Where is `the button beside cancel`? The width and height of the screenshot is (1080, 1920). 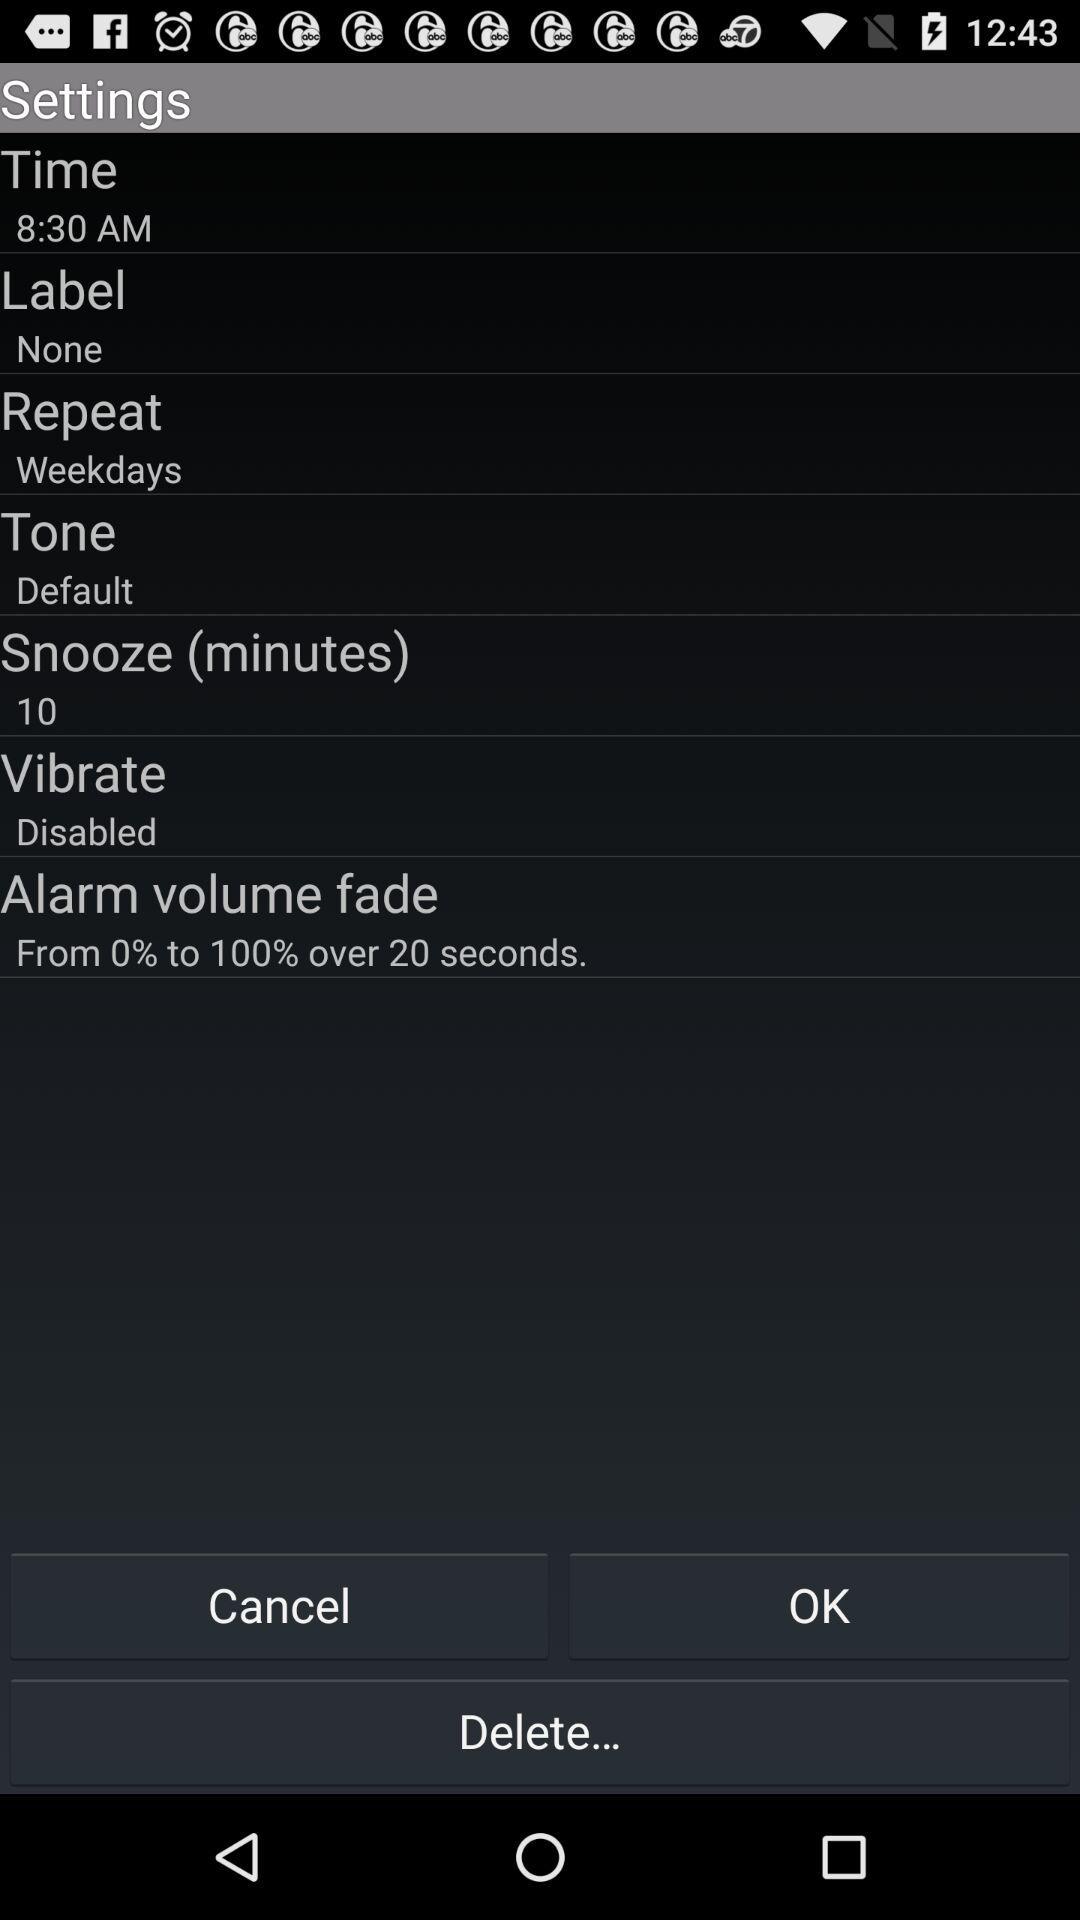 the button beside cancel is located at coordinates (819, 1604).